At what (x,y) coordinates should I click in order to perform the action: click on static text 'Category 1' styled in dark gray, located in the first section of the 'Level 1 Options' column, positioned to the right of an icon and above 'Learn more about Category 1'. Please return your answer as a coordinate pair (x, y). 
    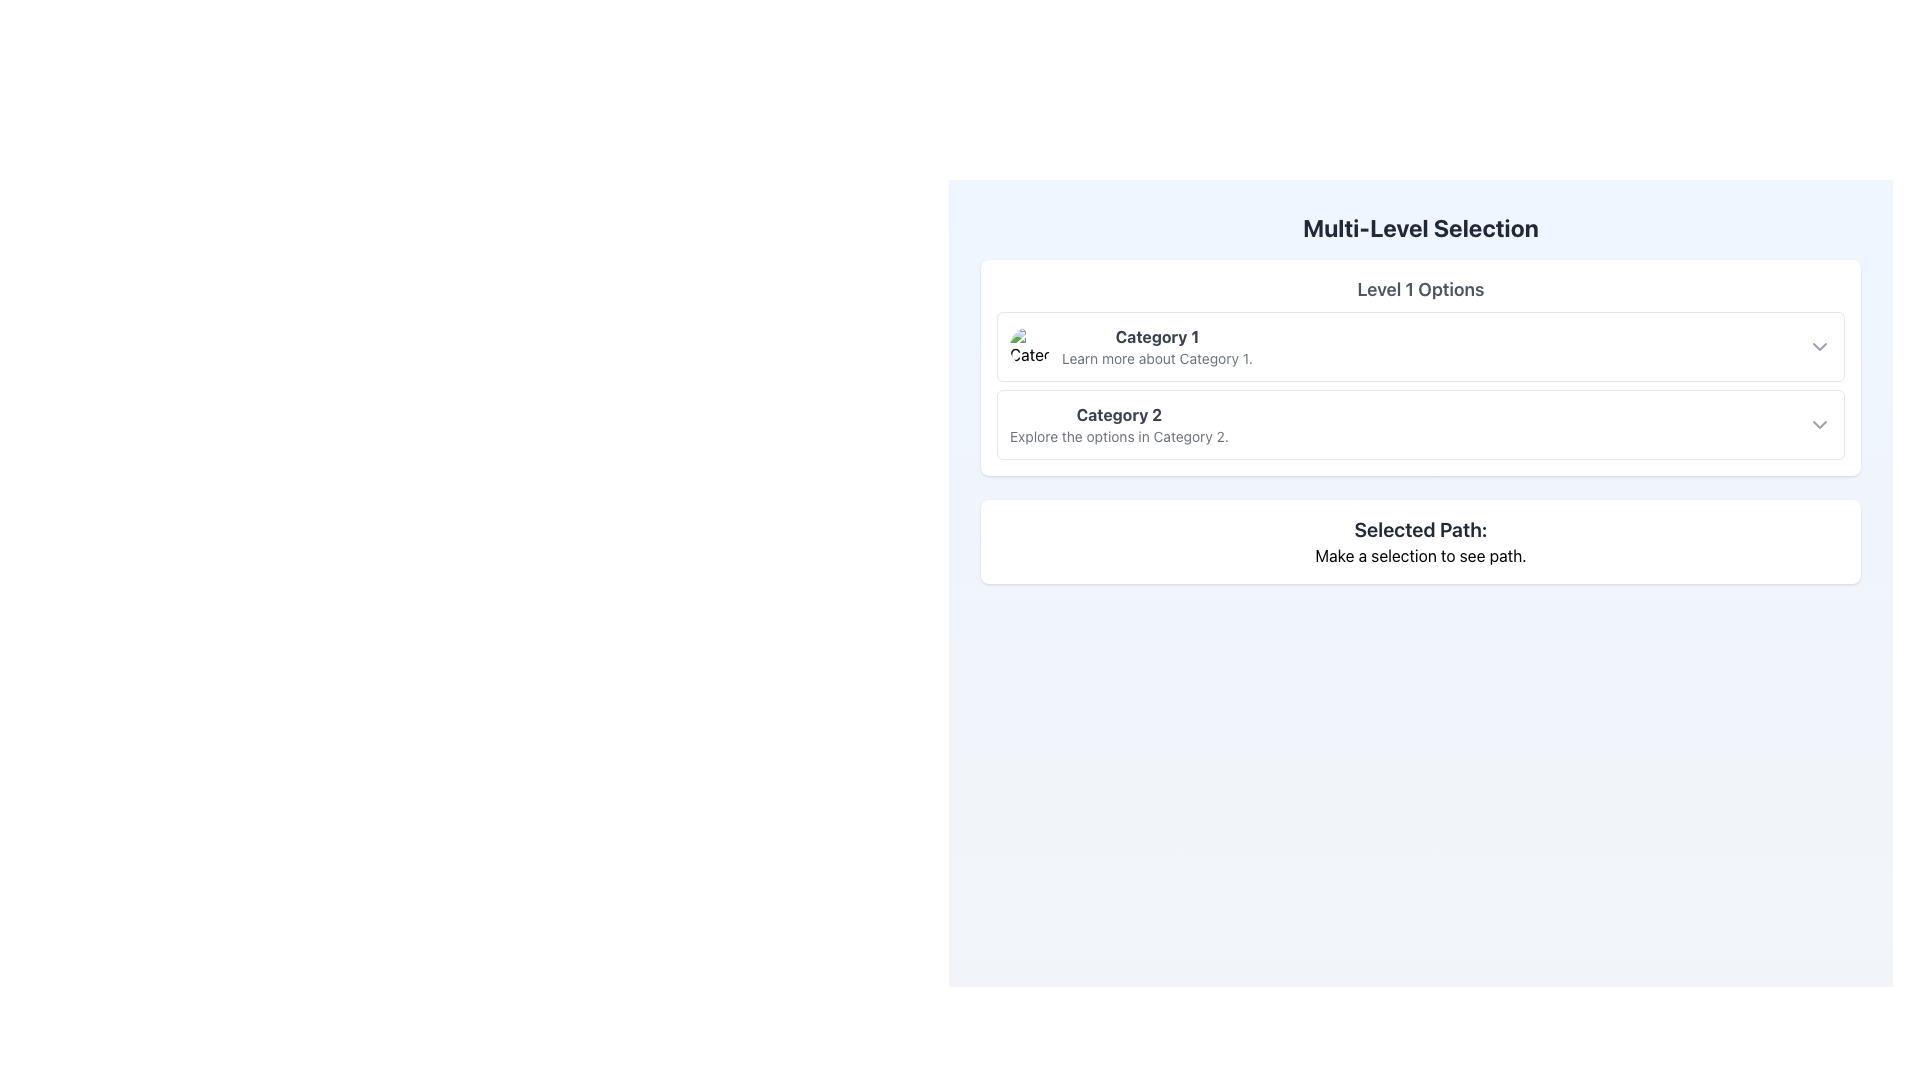
    Looking at the image, I should click on (1157, 335).